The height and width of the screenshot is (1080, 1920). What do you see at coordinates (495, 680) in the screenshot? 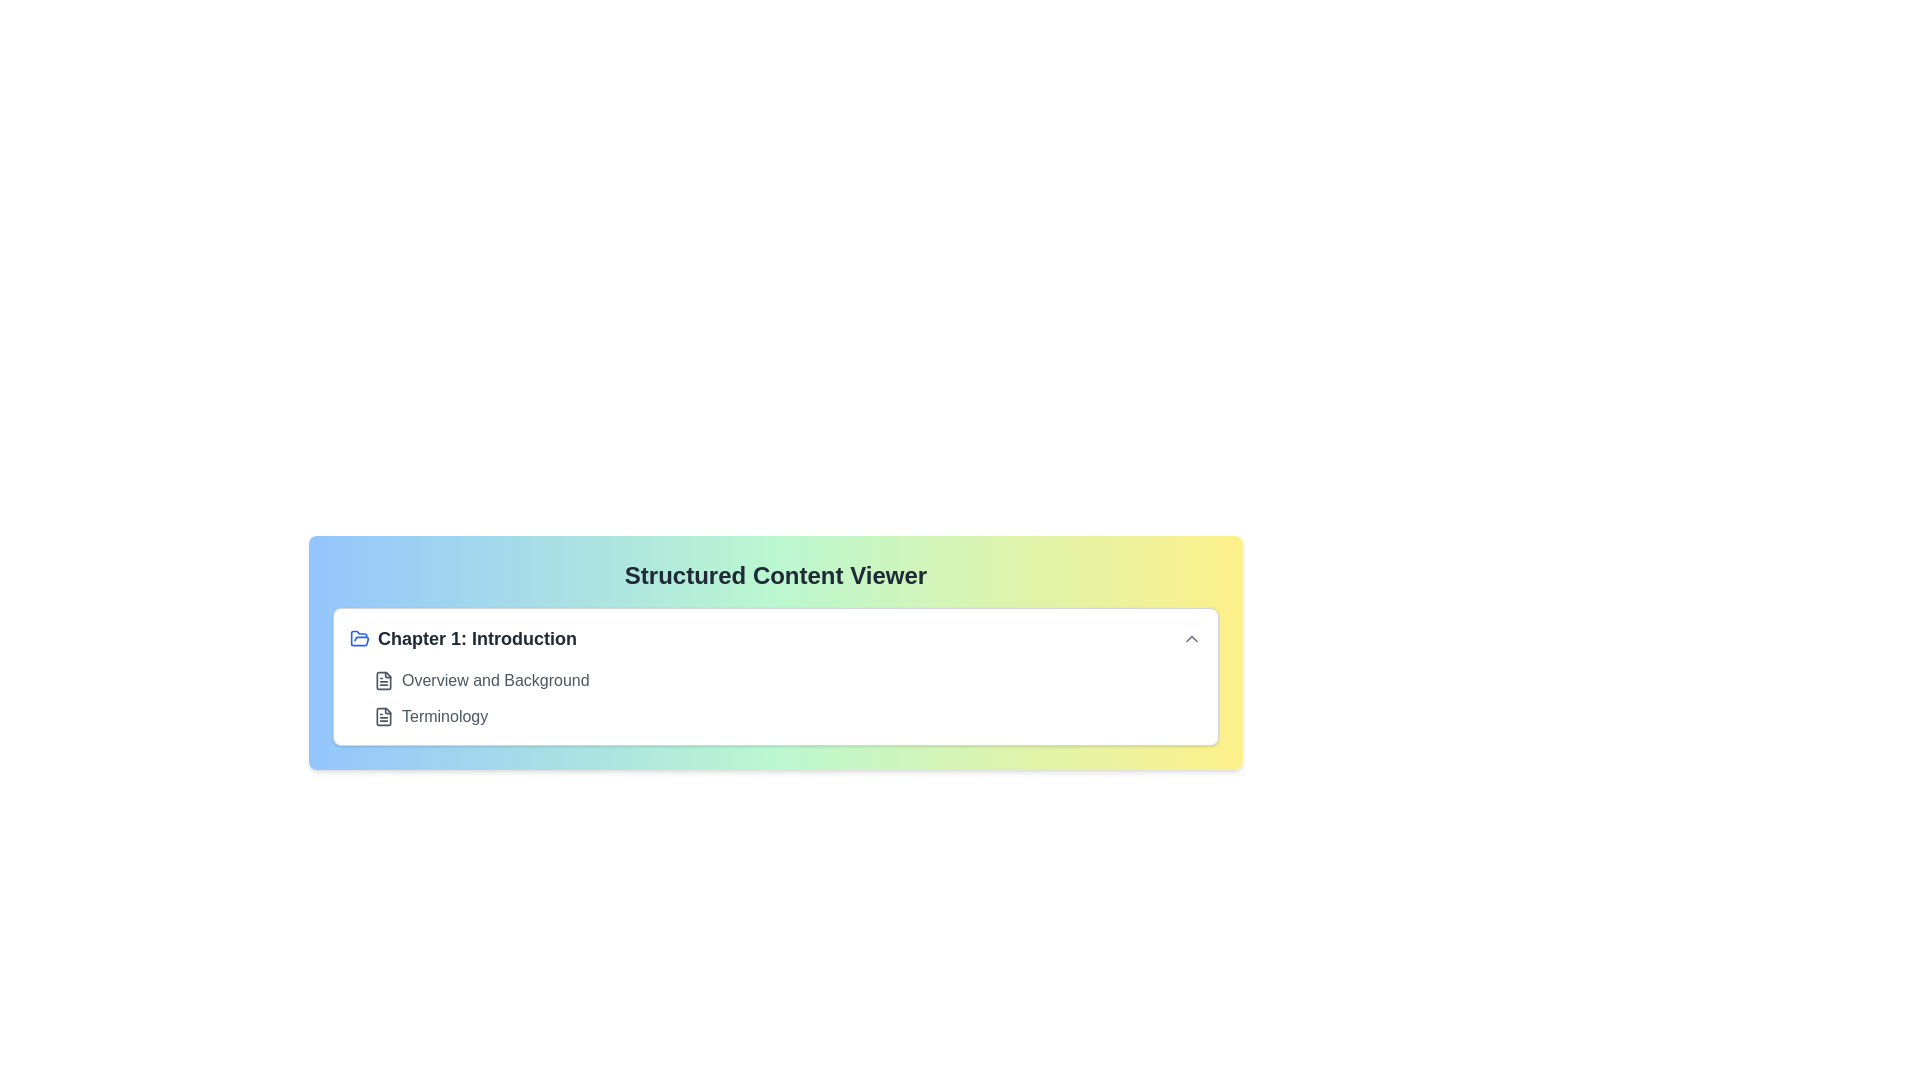
I see `the text label that describes 'Overview and Background', which is the second item in the list under 'Chapter 1: Introduction'` at bounding box center [495, 680].